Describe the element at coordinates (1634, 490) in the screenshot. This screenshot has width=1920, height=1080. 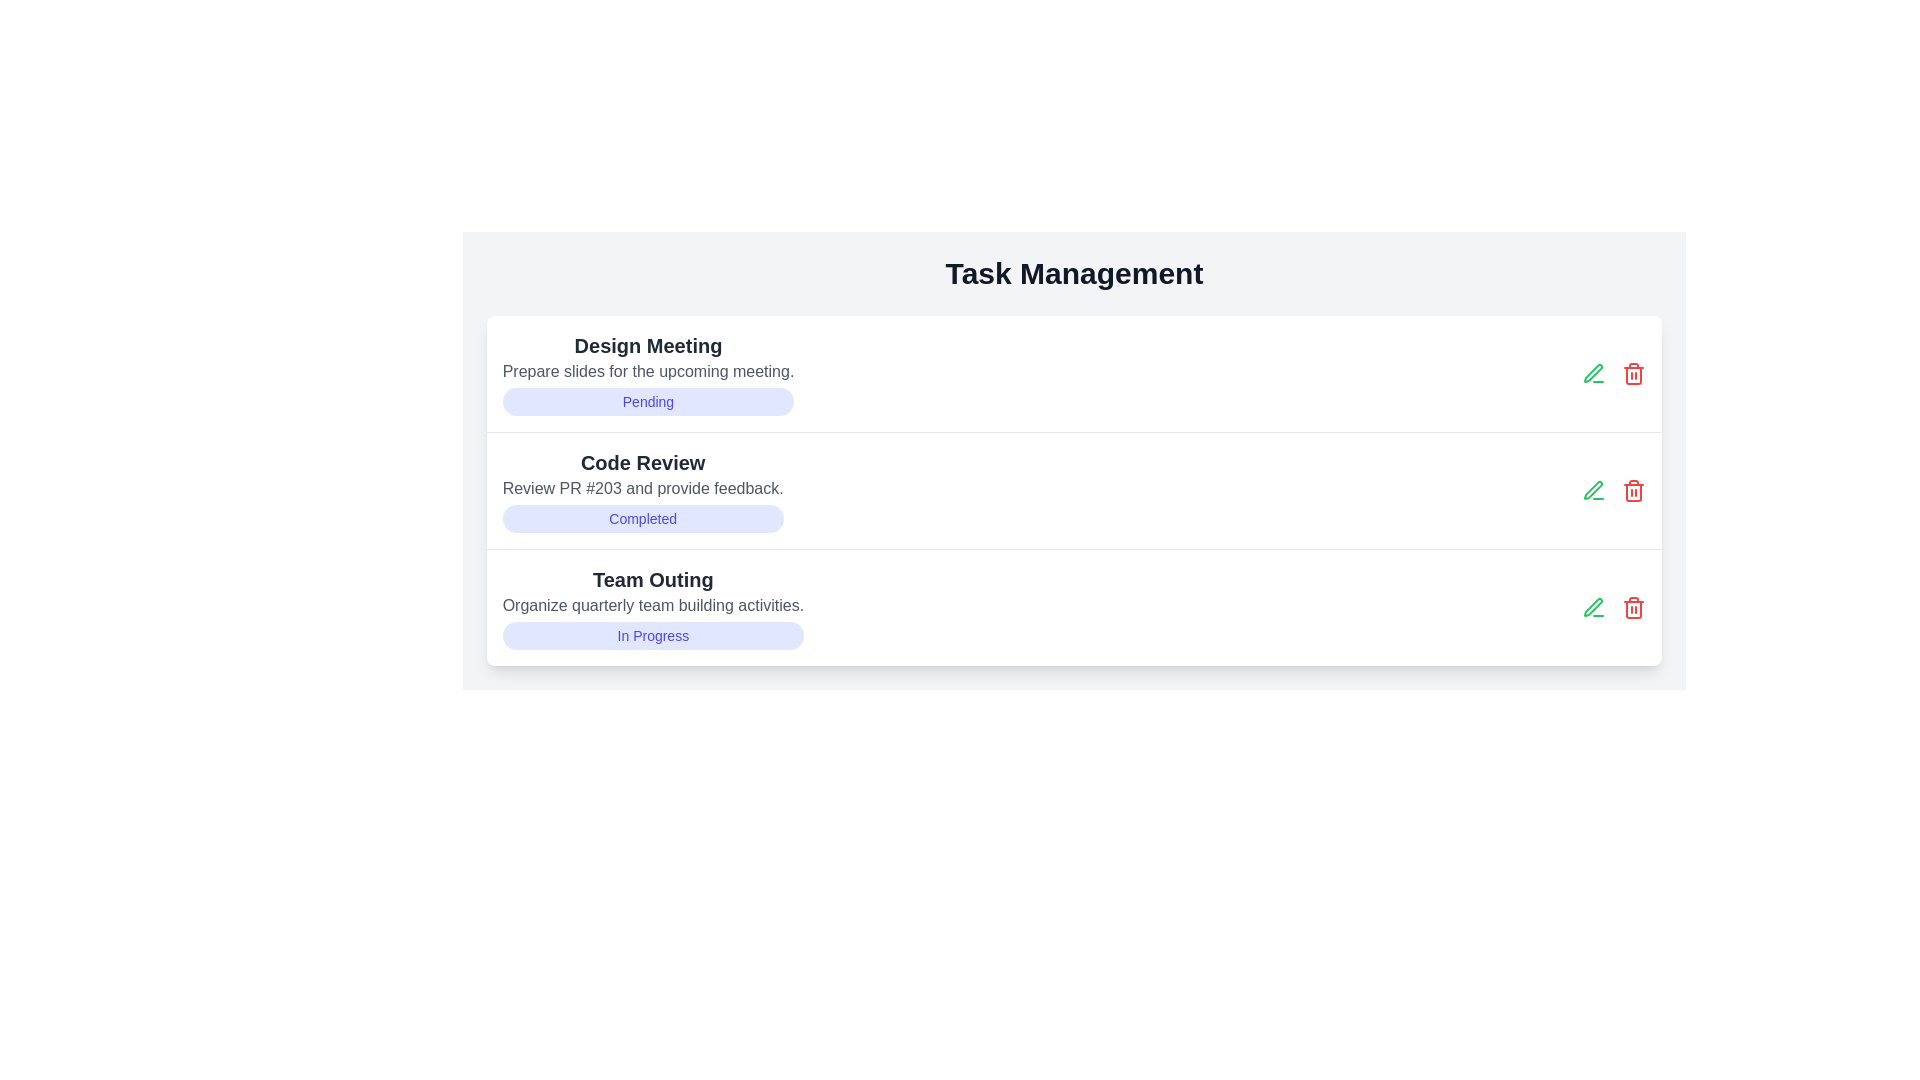
I see `the red trash bin icon used for deleting items, located on the right side of the second row` at that location.